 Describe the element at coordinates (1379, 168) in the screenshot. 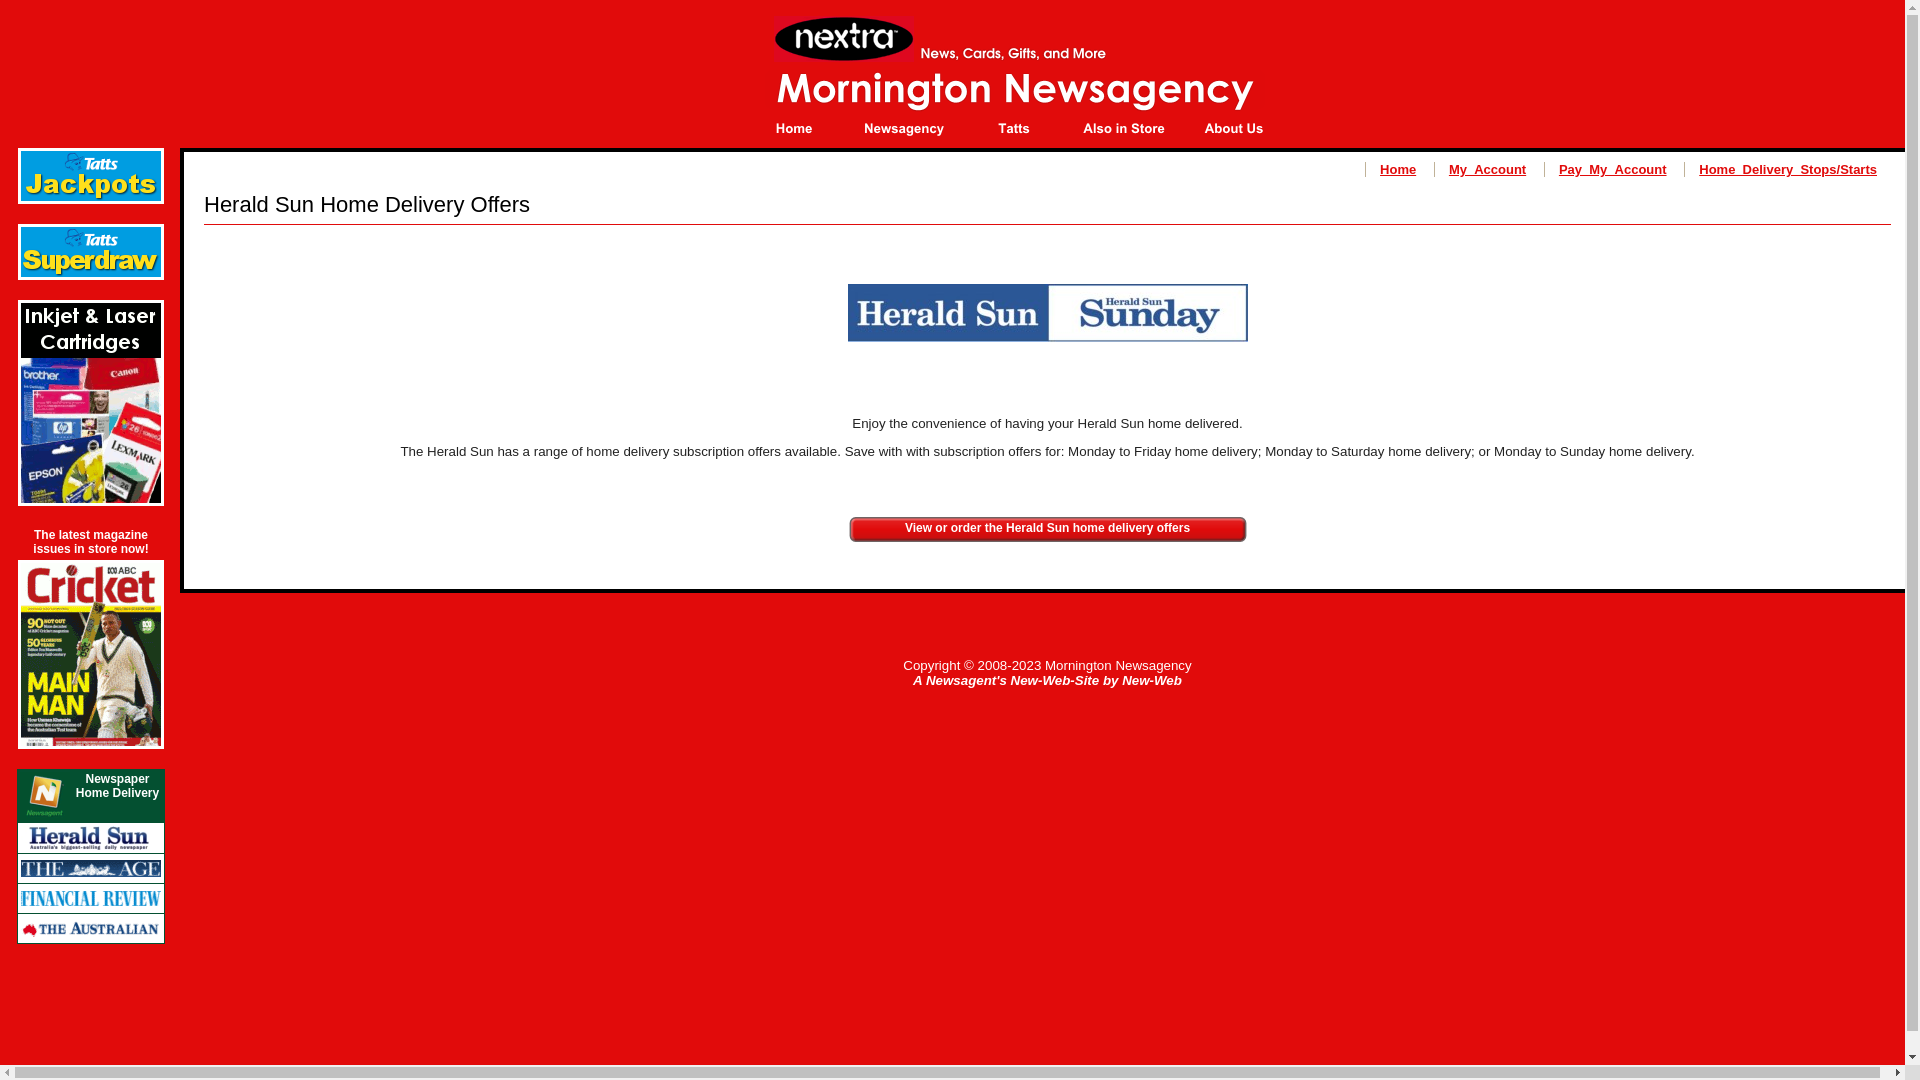

I see `'Home'` at that location.